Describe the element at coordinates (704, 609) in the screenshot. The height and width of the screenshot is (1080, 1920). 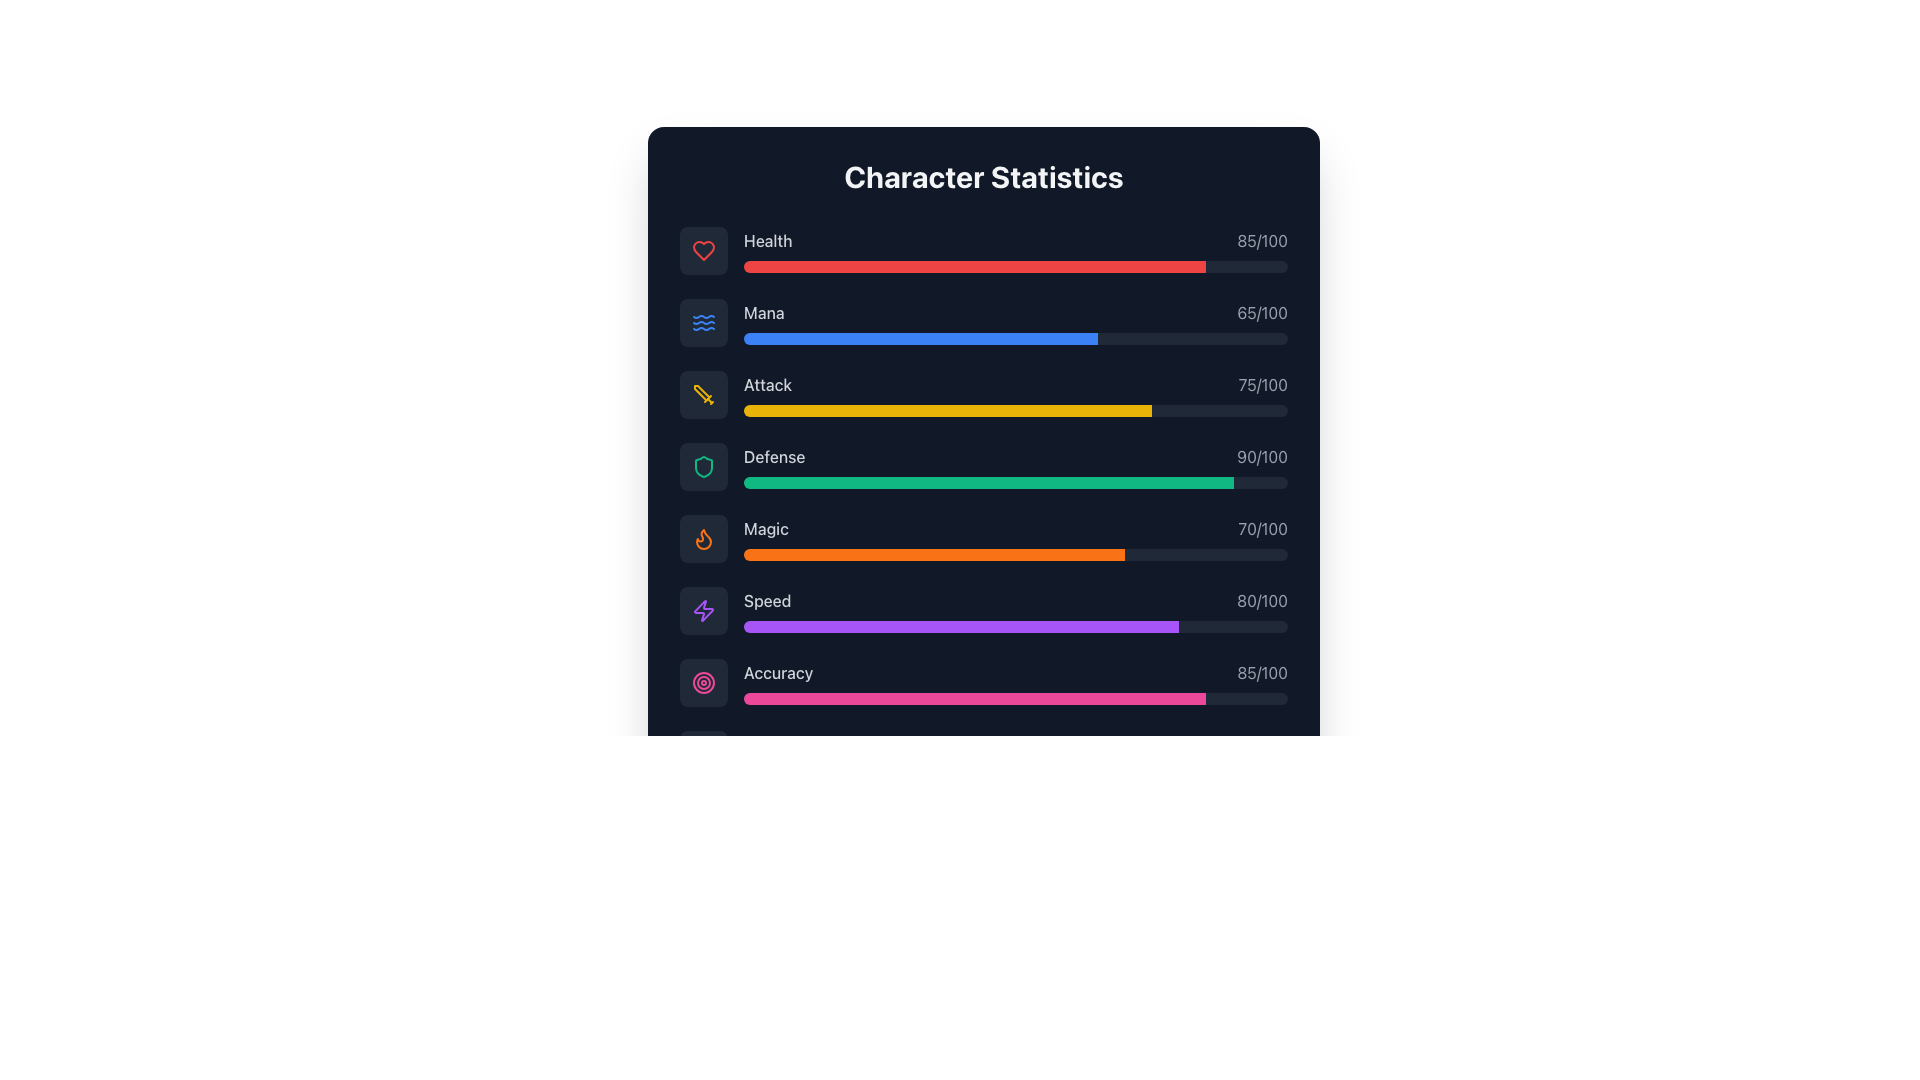
I see `the purple lightning bolt icon representing the 'Speed' category, which is the sixth icon in the vertical list of stat categories on the left side of the 'Character Statistics' panel` at that location.